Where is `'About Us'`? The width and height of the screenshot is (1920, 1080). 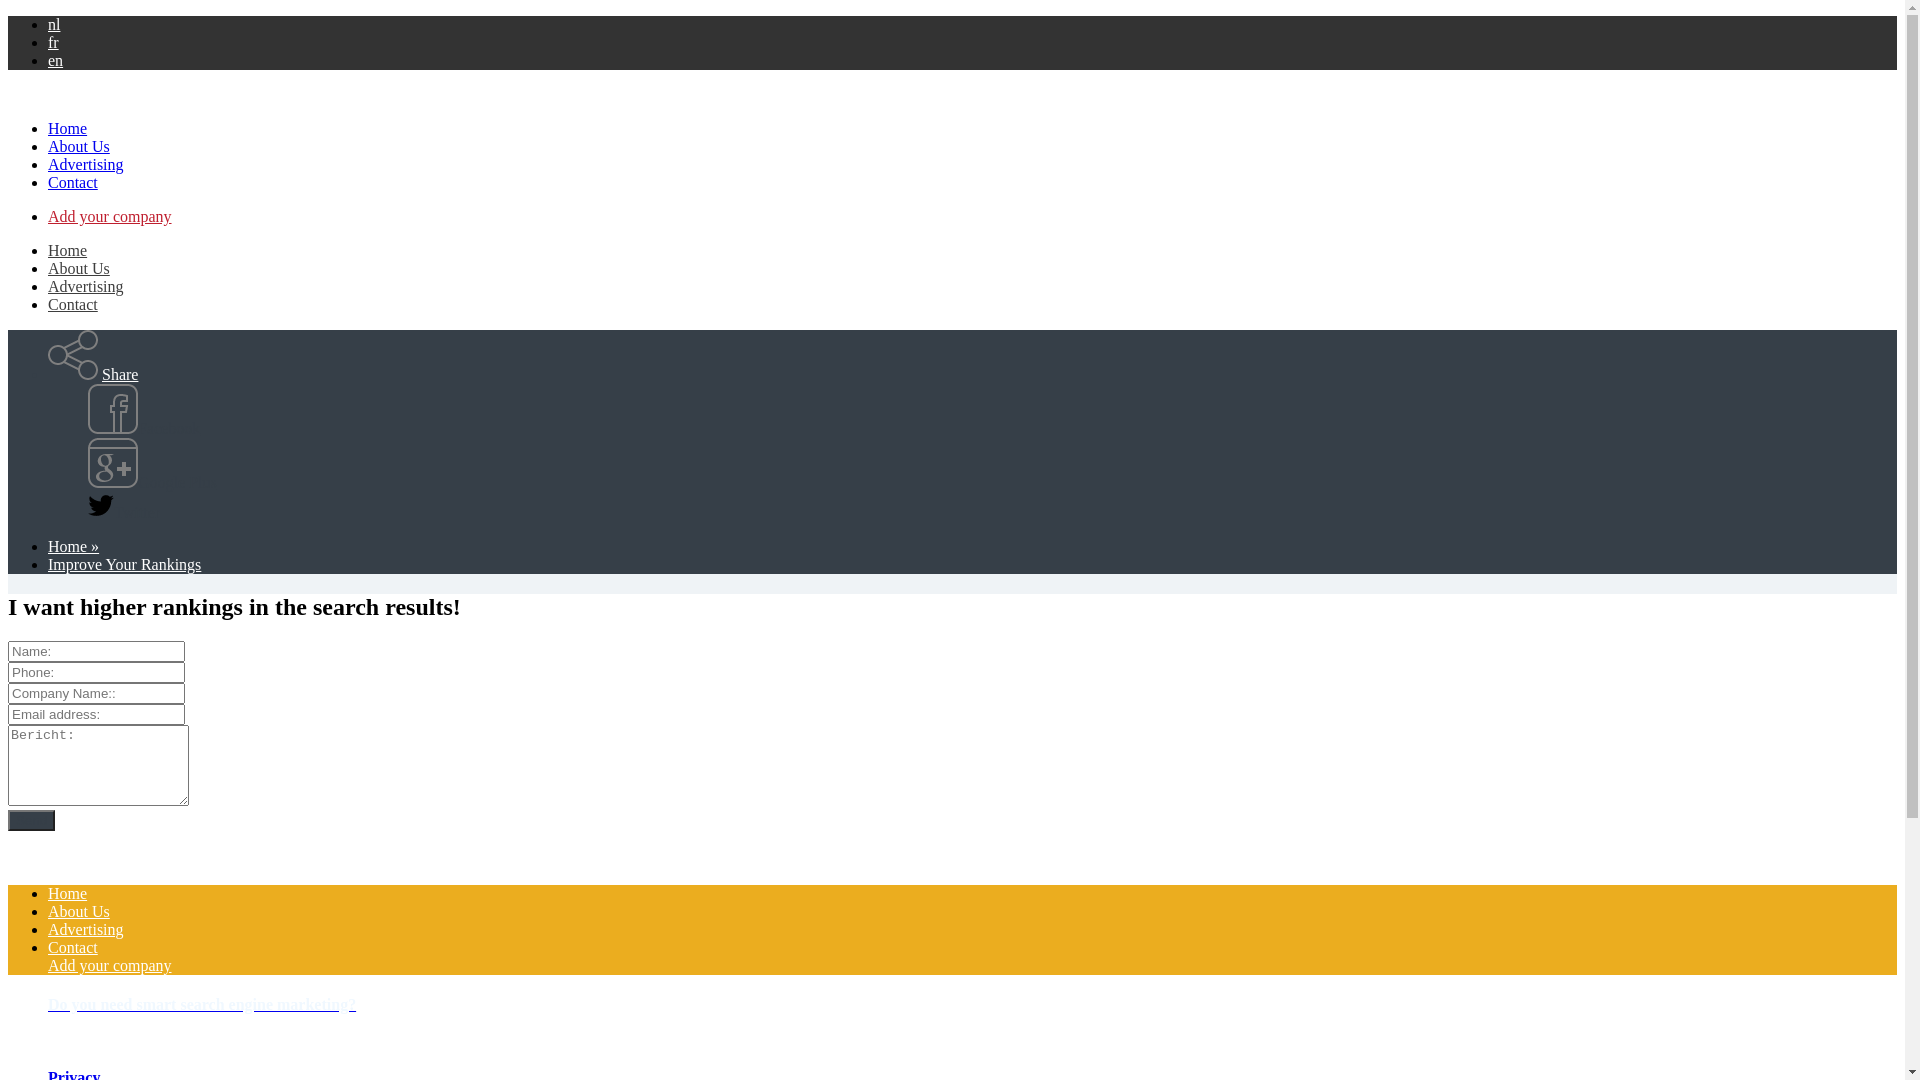 'About Us' is located at coordinates (78, 145).